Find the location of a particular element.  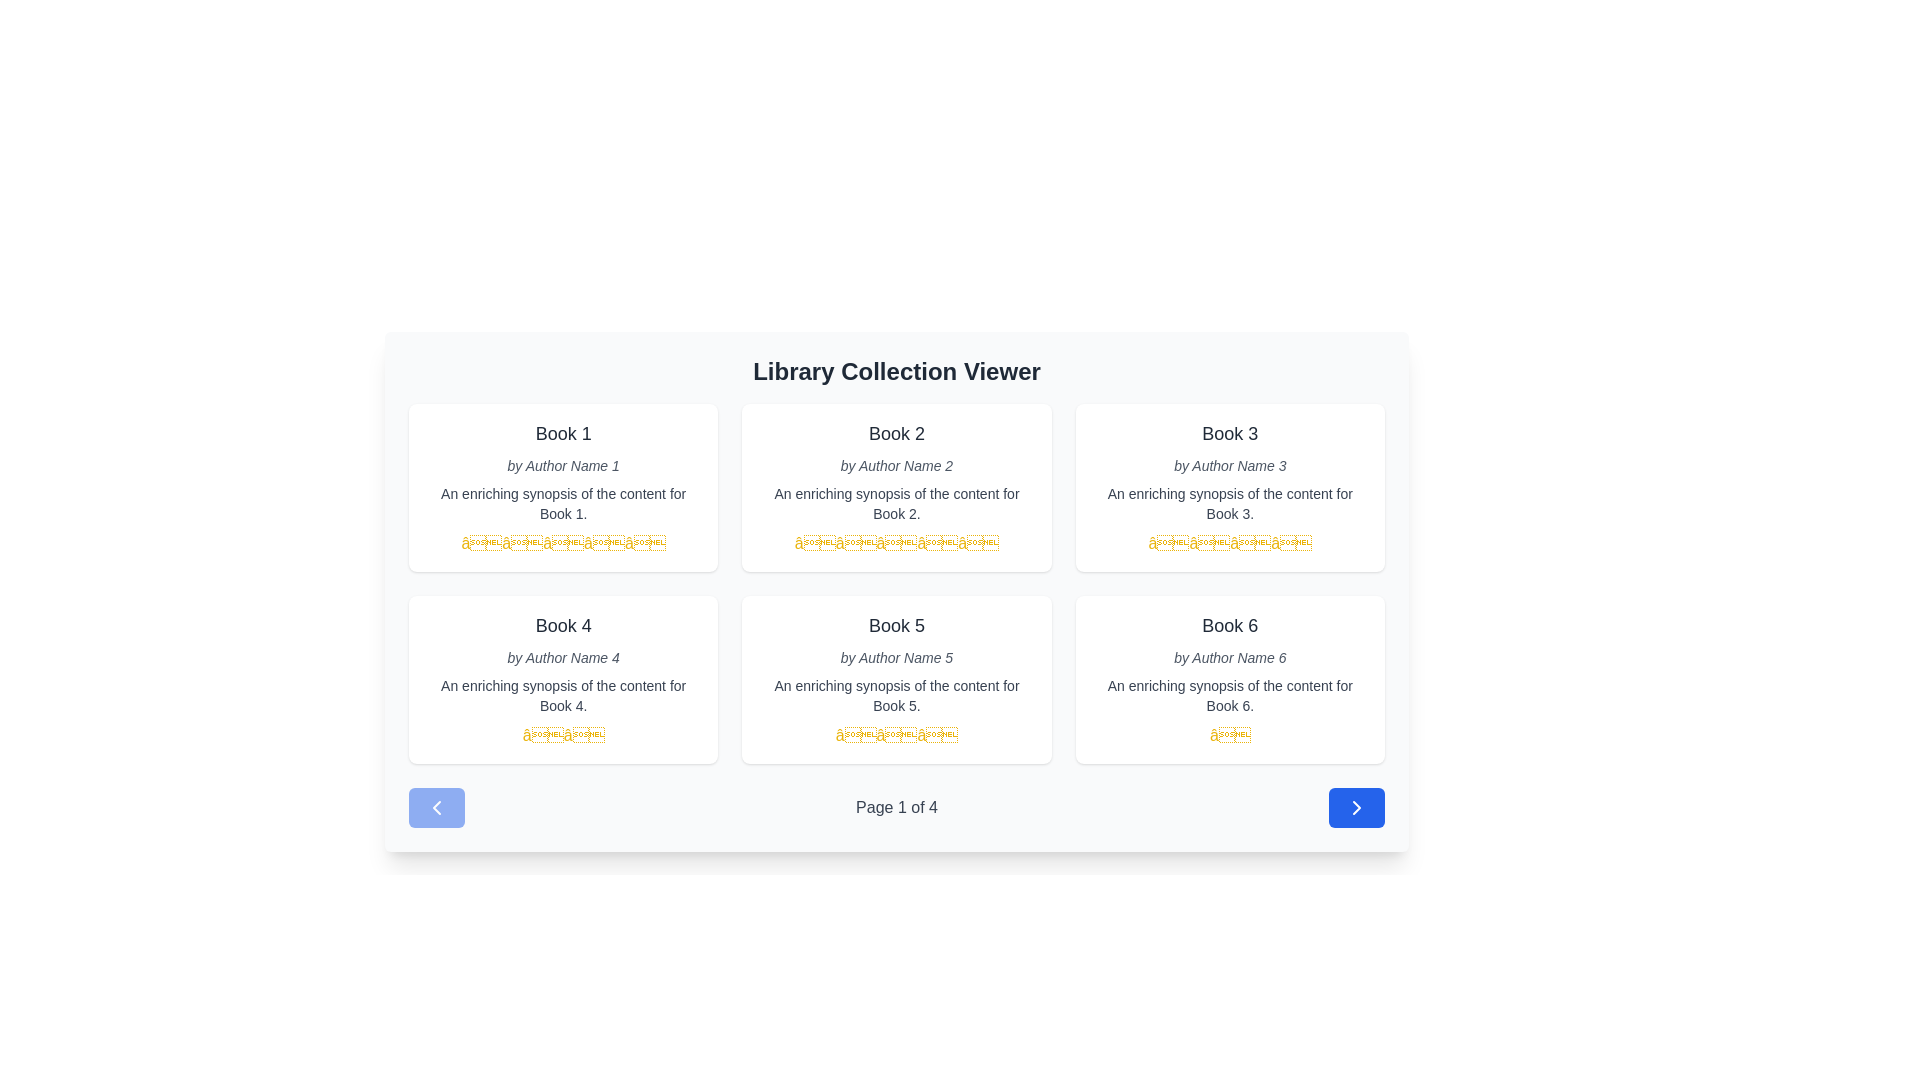

the fifth yellow star icon in the rating indicator group, which is located below the description text of 'Book 1' in the first card of the first row is located at coordinates (645, 543).